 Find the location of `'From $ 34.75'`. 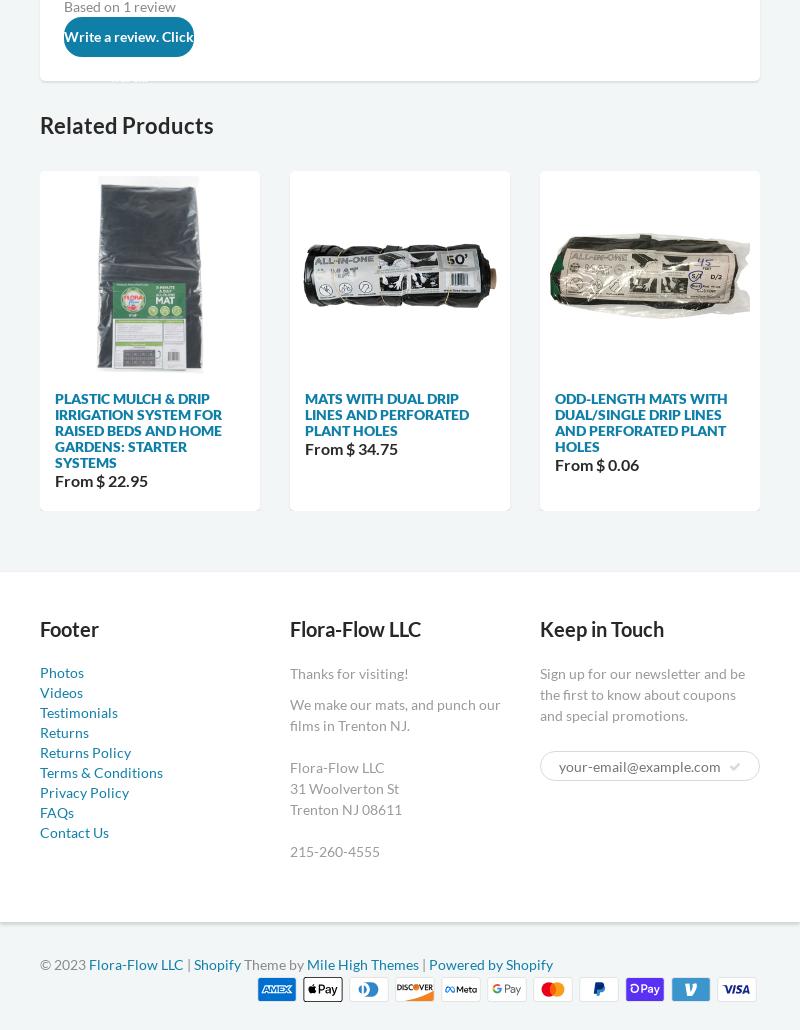

'From $ 34.75' is located at coordinates (351, 447).